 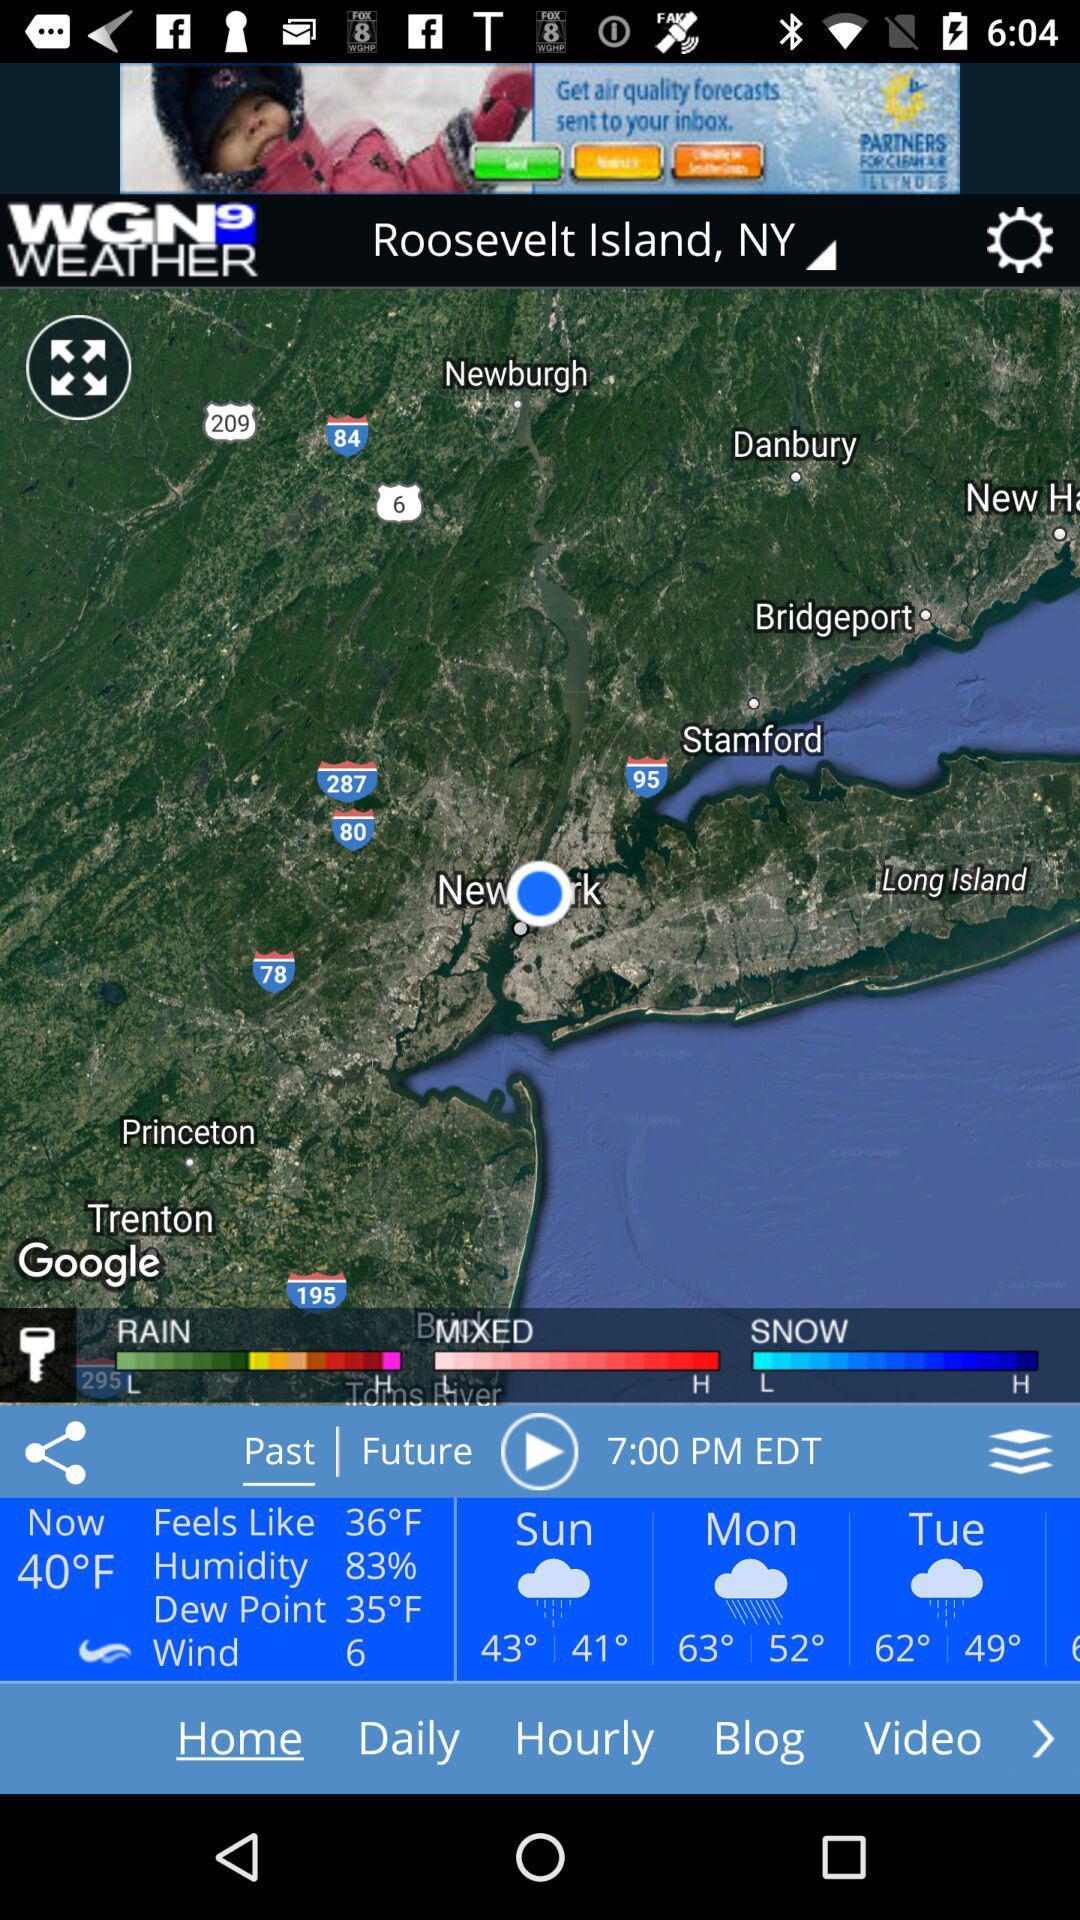 What do you see at coordinates (58, 1451) in the screenshot?
I see `the item to the left of the feels like item` at bounding box center [58, 1451].